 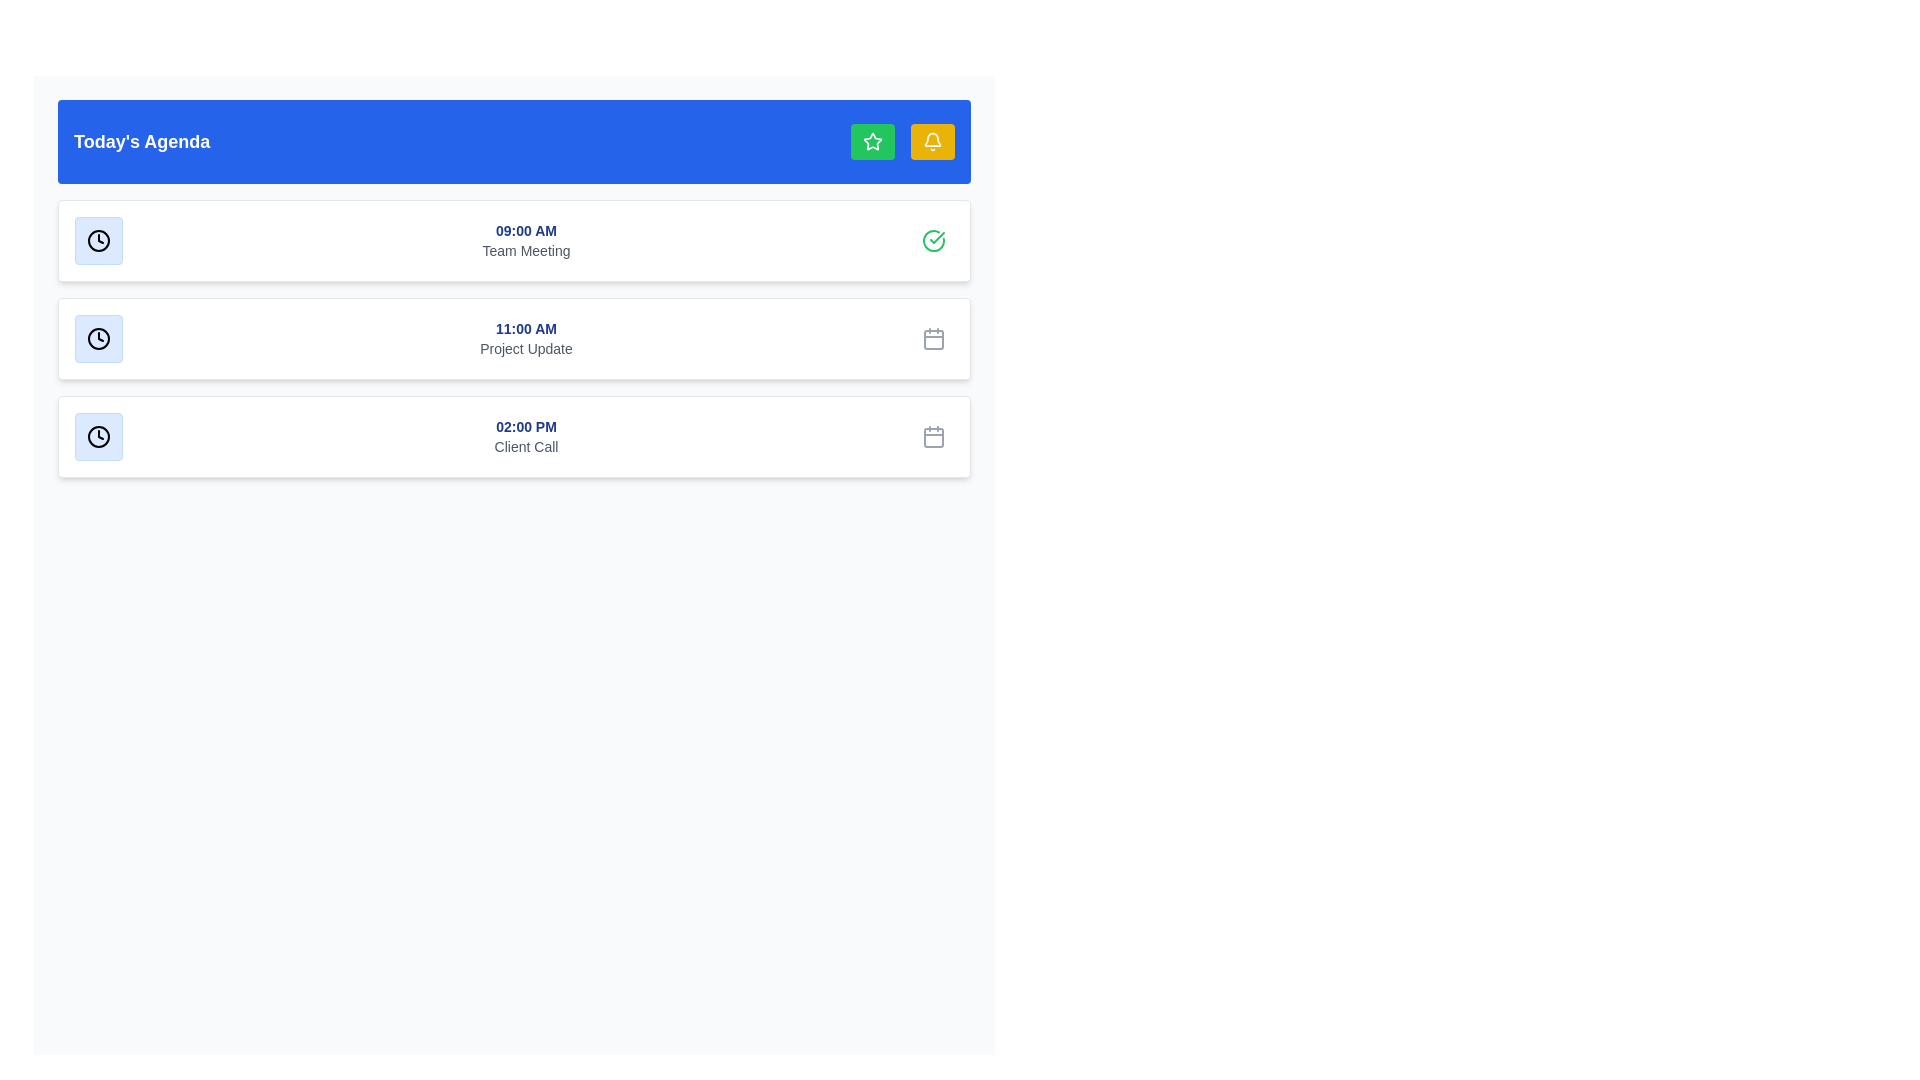 I want to click on the time icon in the top-left corner of the third event entry in 'Today's Agenda', so click(x=98, y=435).